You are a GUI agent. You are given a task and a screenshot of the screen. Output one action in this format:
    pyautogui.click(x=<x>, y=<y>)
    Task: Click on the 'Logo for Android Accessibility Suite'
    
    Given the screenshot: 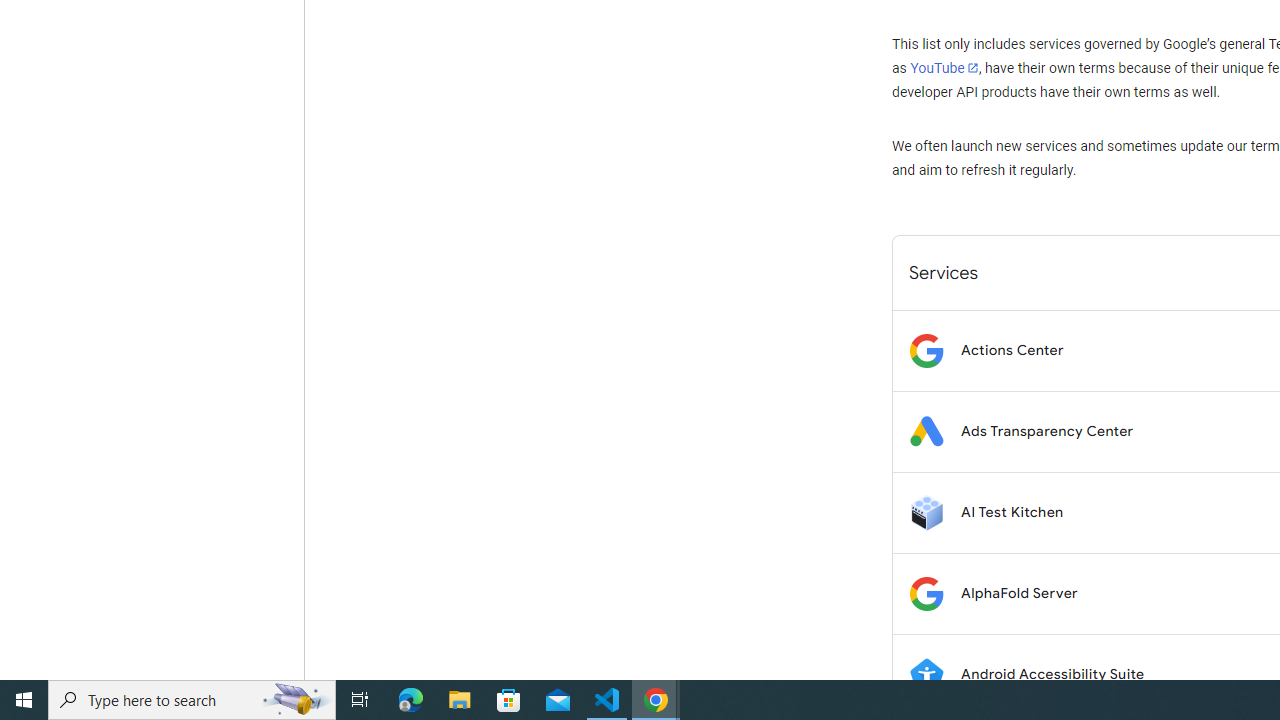 What is the action you would take?
    pyautogui.click(x=925, y=674)
    